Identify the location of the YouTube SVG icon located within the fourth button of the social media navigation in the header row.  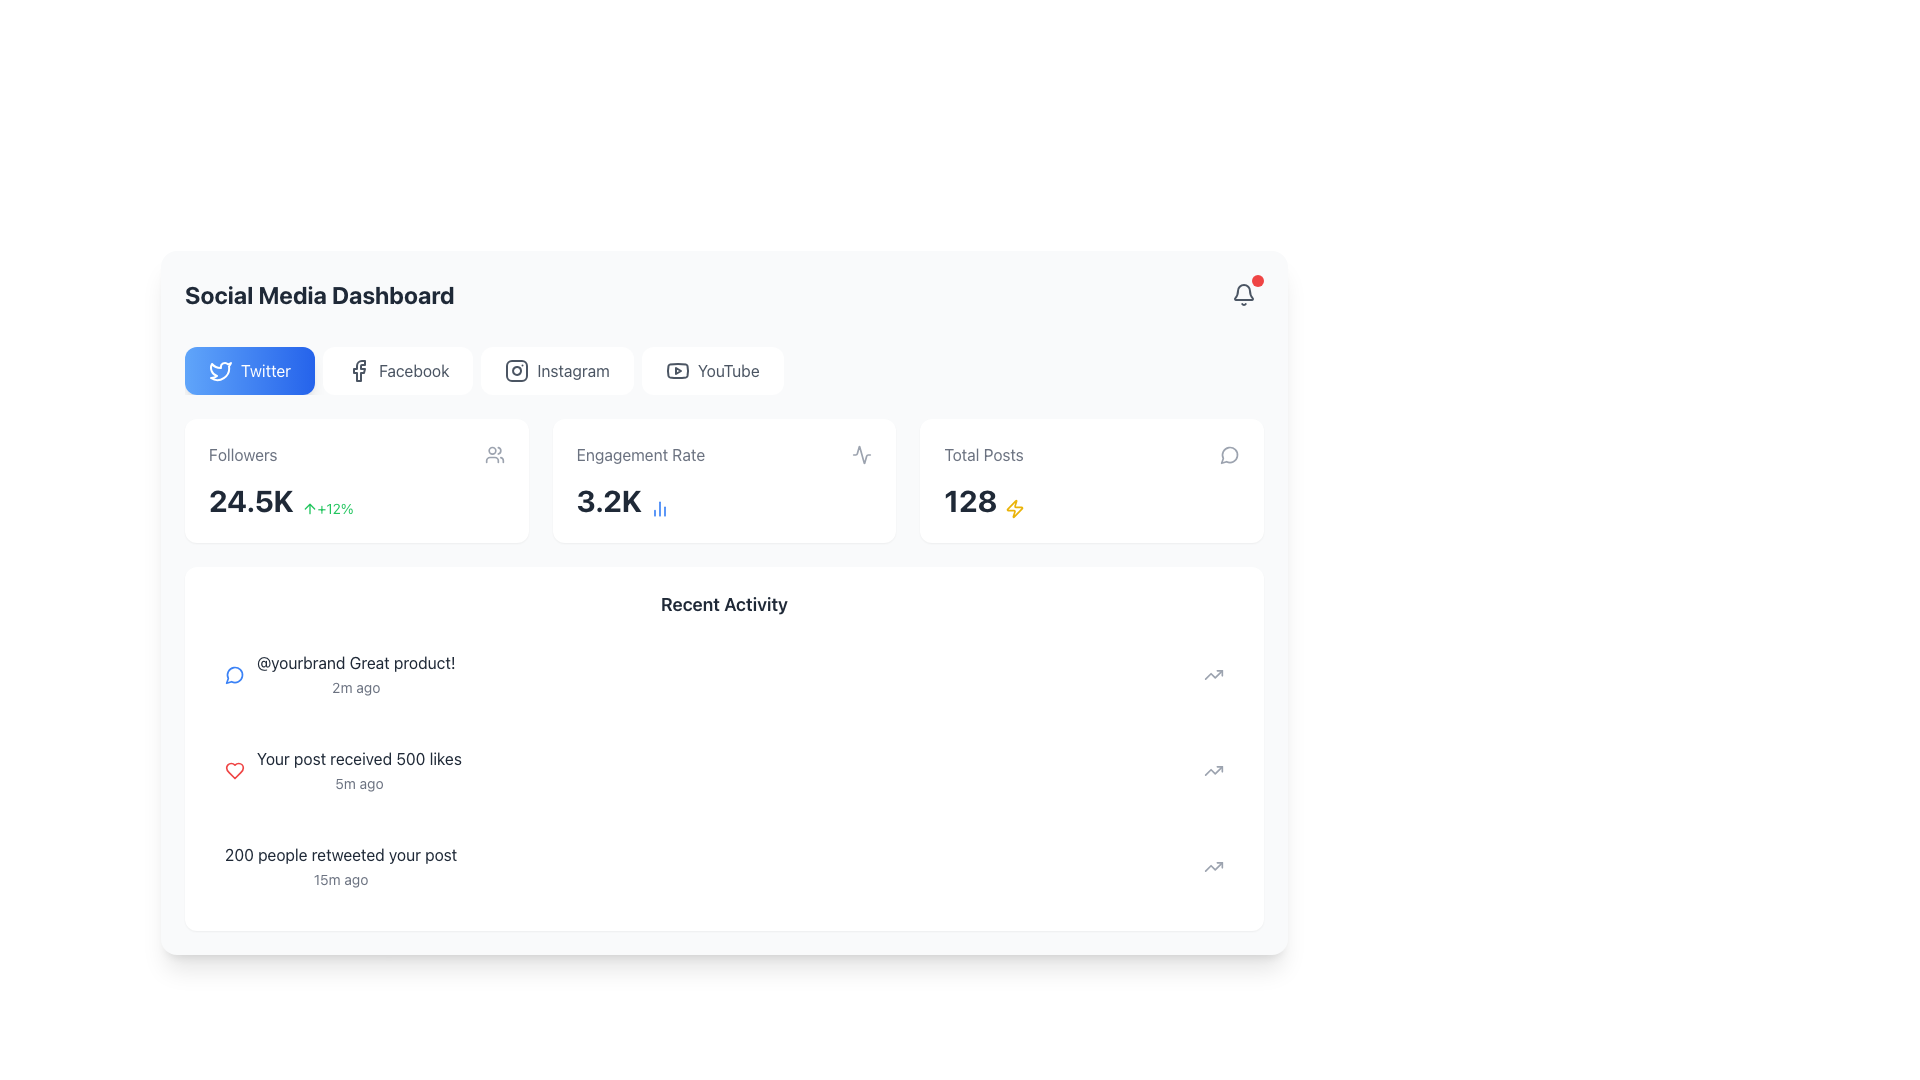
(677, 370).